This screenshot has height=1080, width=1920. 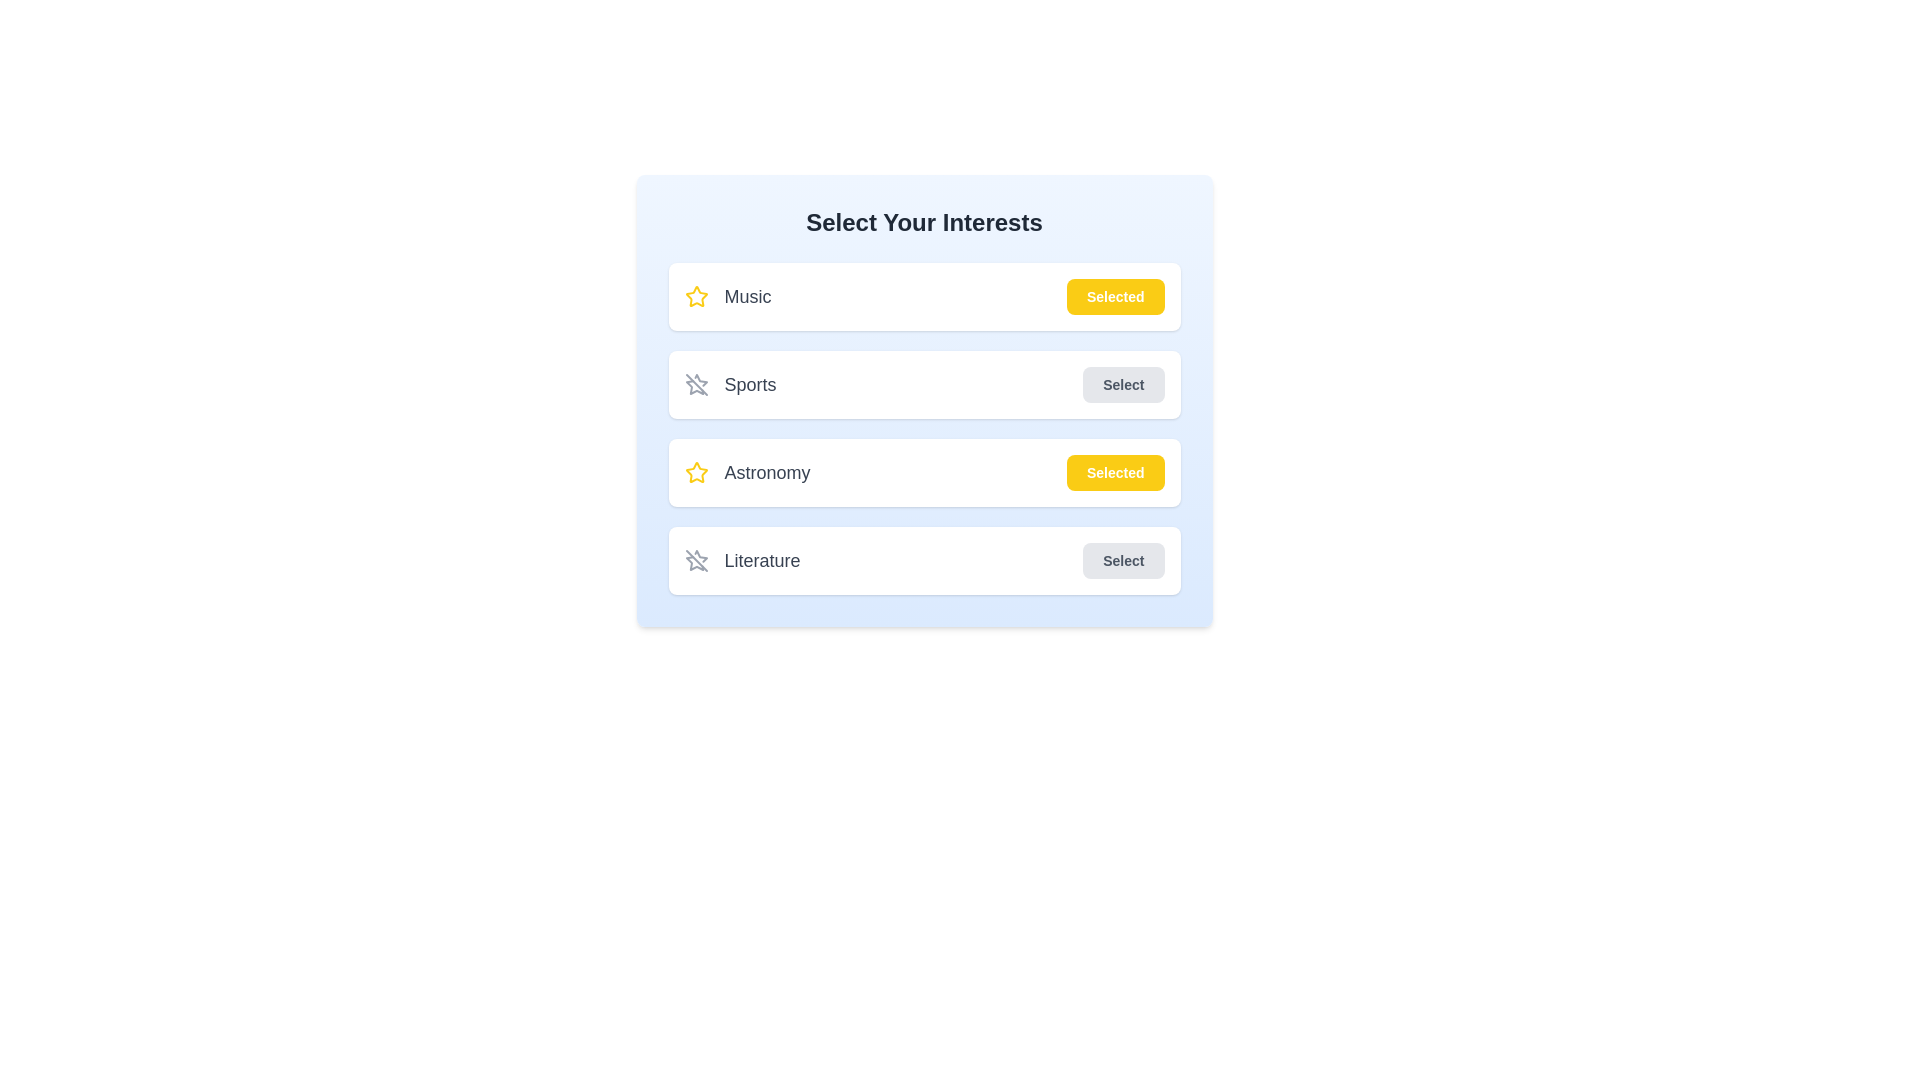 I want to click on the interest Sports, so click(x=1123, y=385).